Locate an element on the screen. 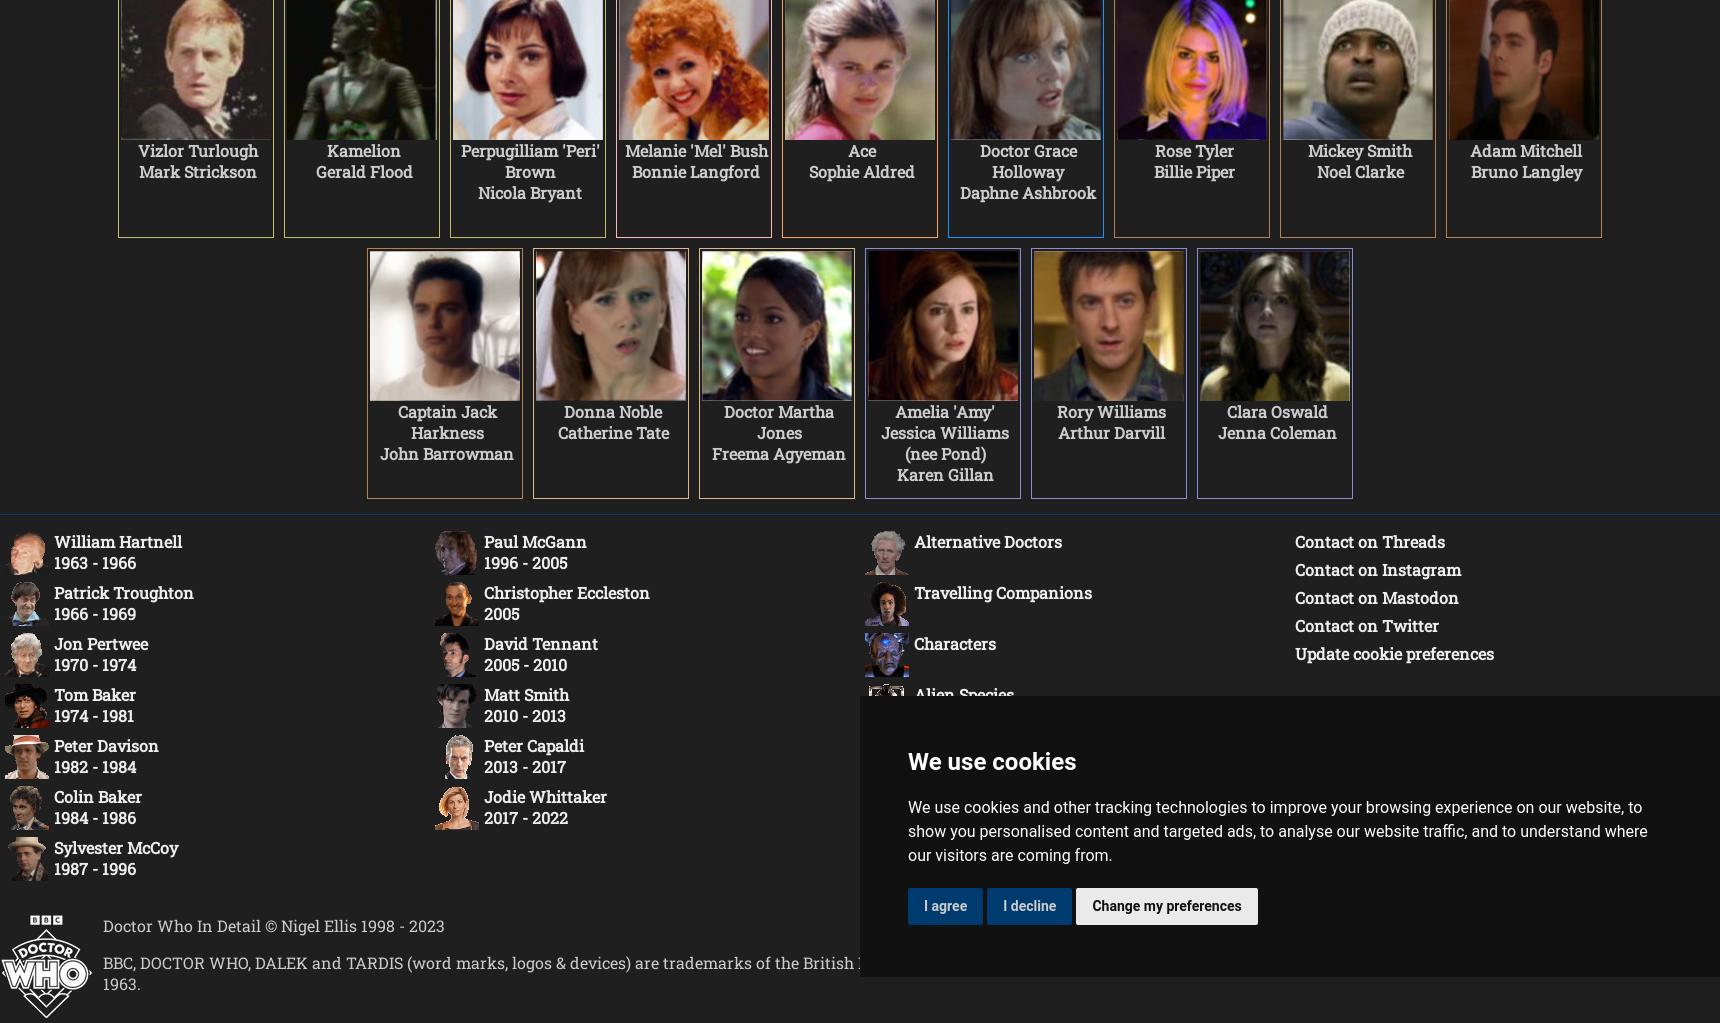 This screenshot has height=1023, width=1720. '1984 - 1986' is located at coordinates (94, 817).